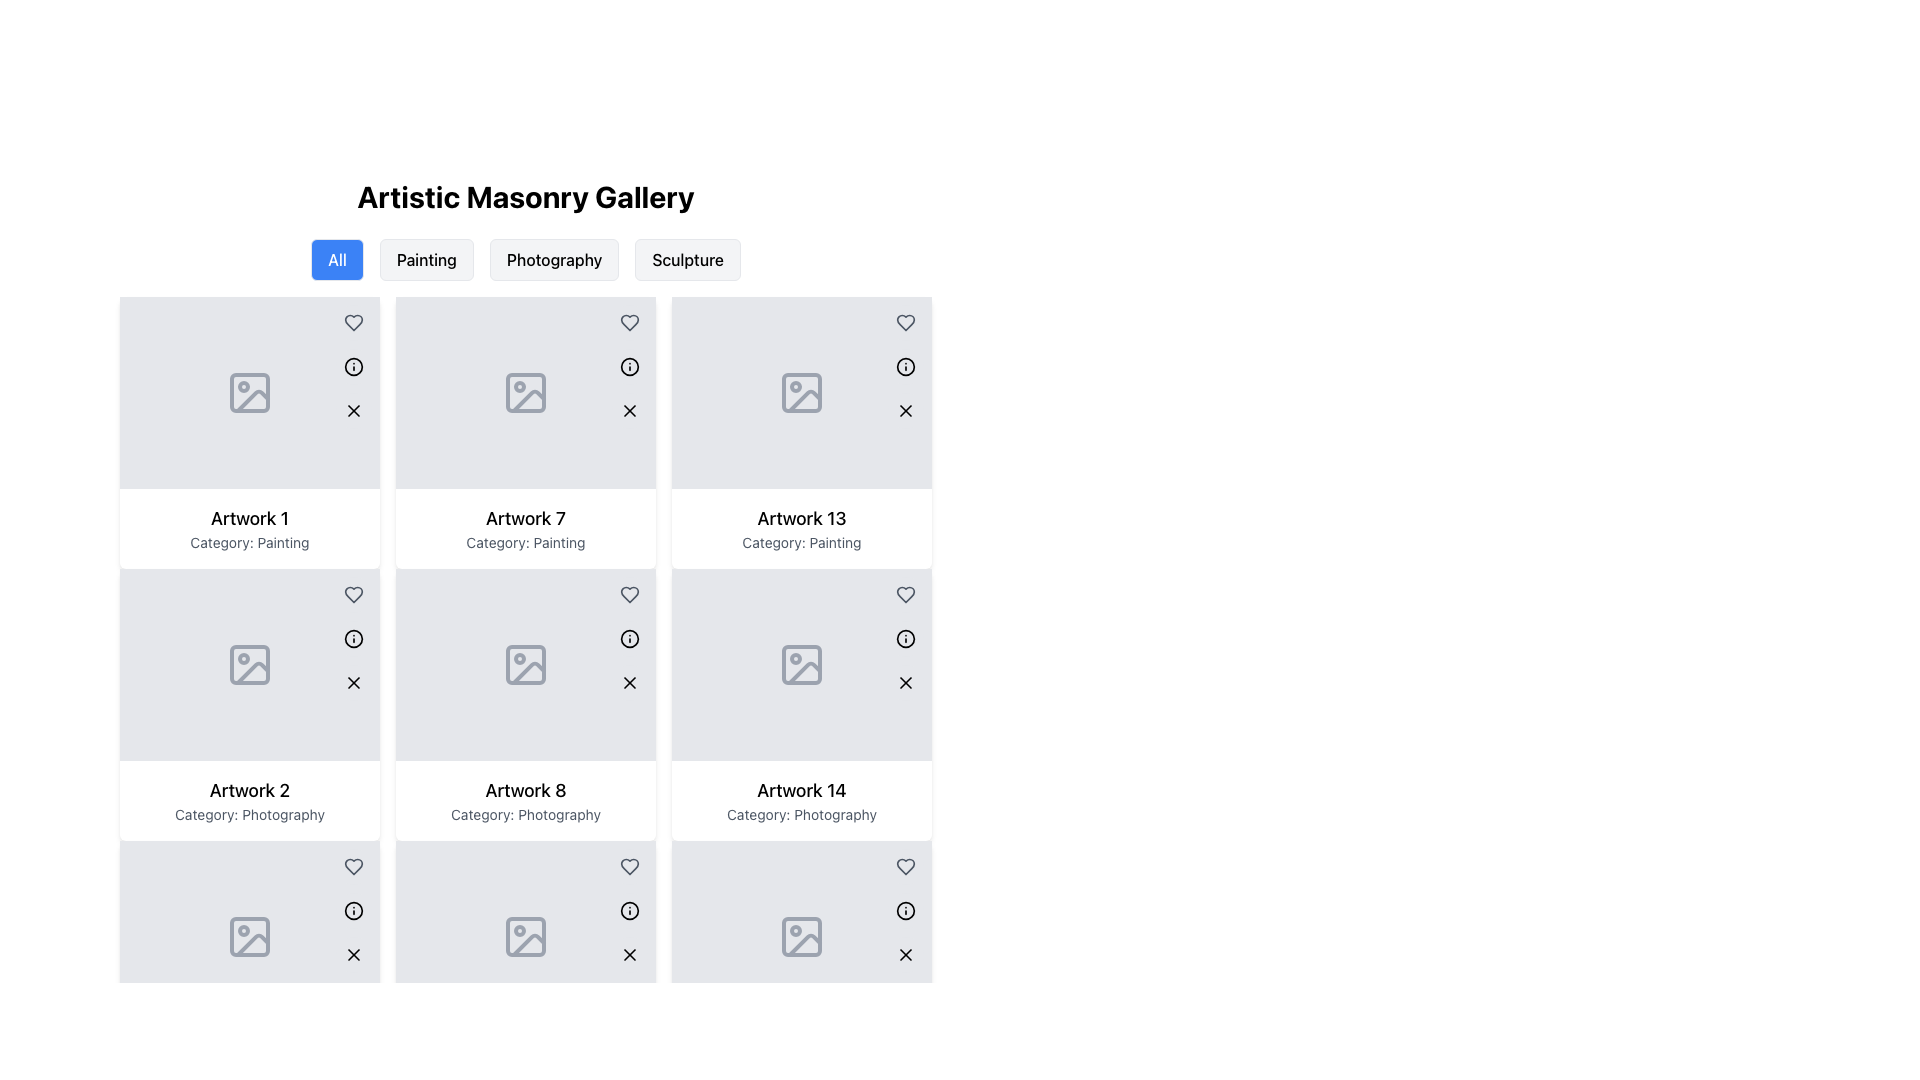 The height and width of the screenshot is (1080, 1920). I want to click on the heart icon located at the top-right corner of the card labeled 'Artwork 7', so click(628, 322).